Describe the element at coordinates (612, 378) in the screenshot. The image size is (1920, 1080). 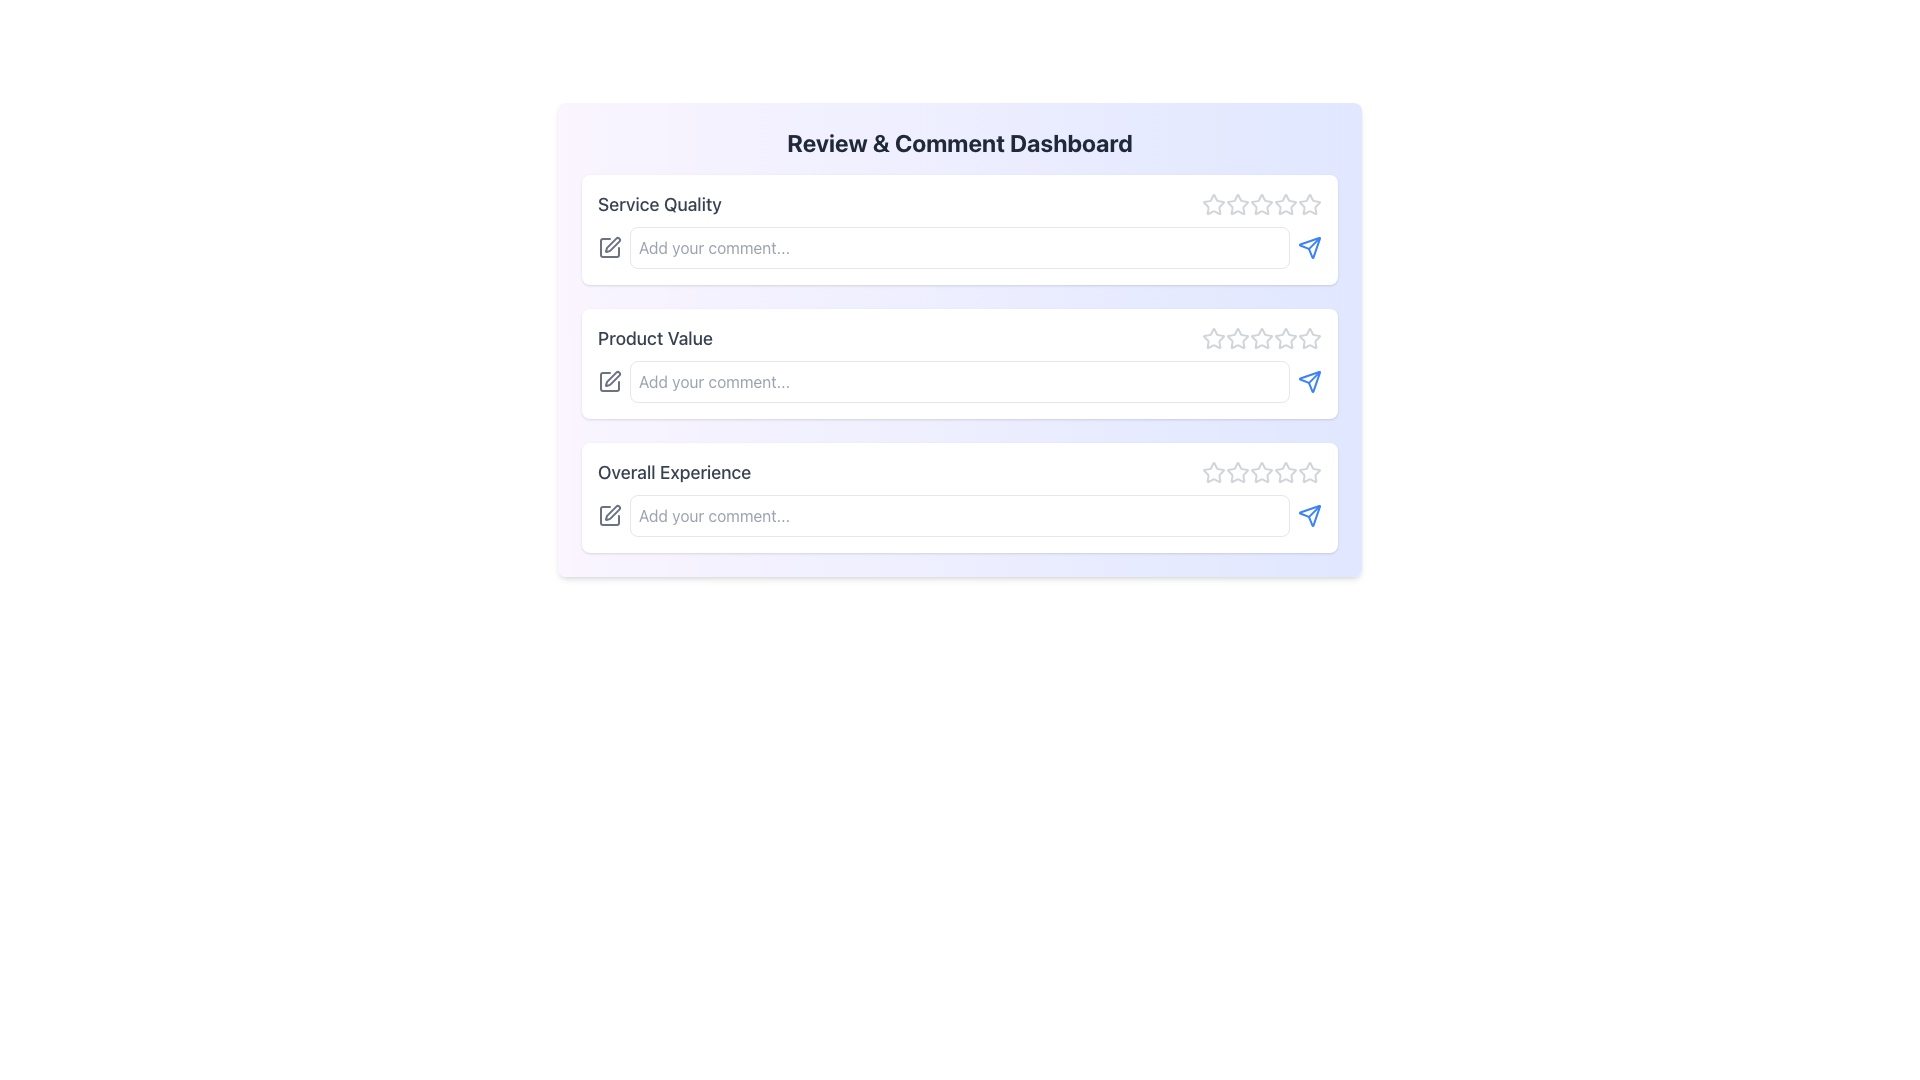
I see `the edit icon for the 'Product Value' section, which is the second icon in a vertical list, positioned between 'Service Quality' and 'Overall Experience'` at that location.